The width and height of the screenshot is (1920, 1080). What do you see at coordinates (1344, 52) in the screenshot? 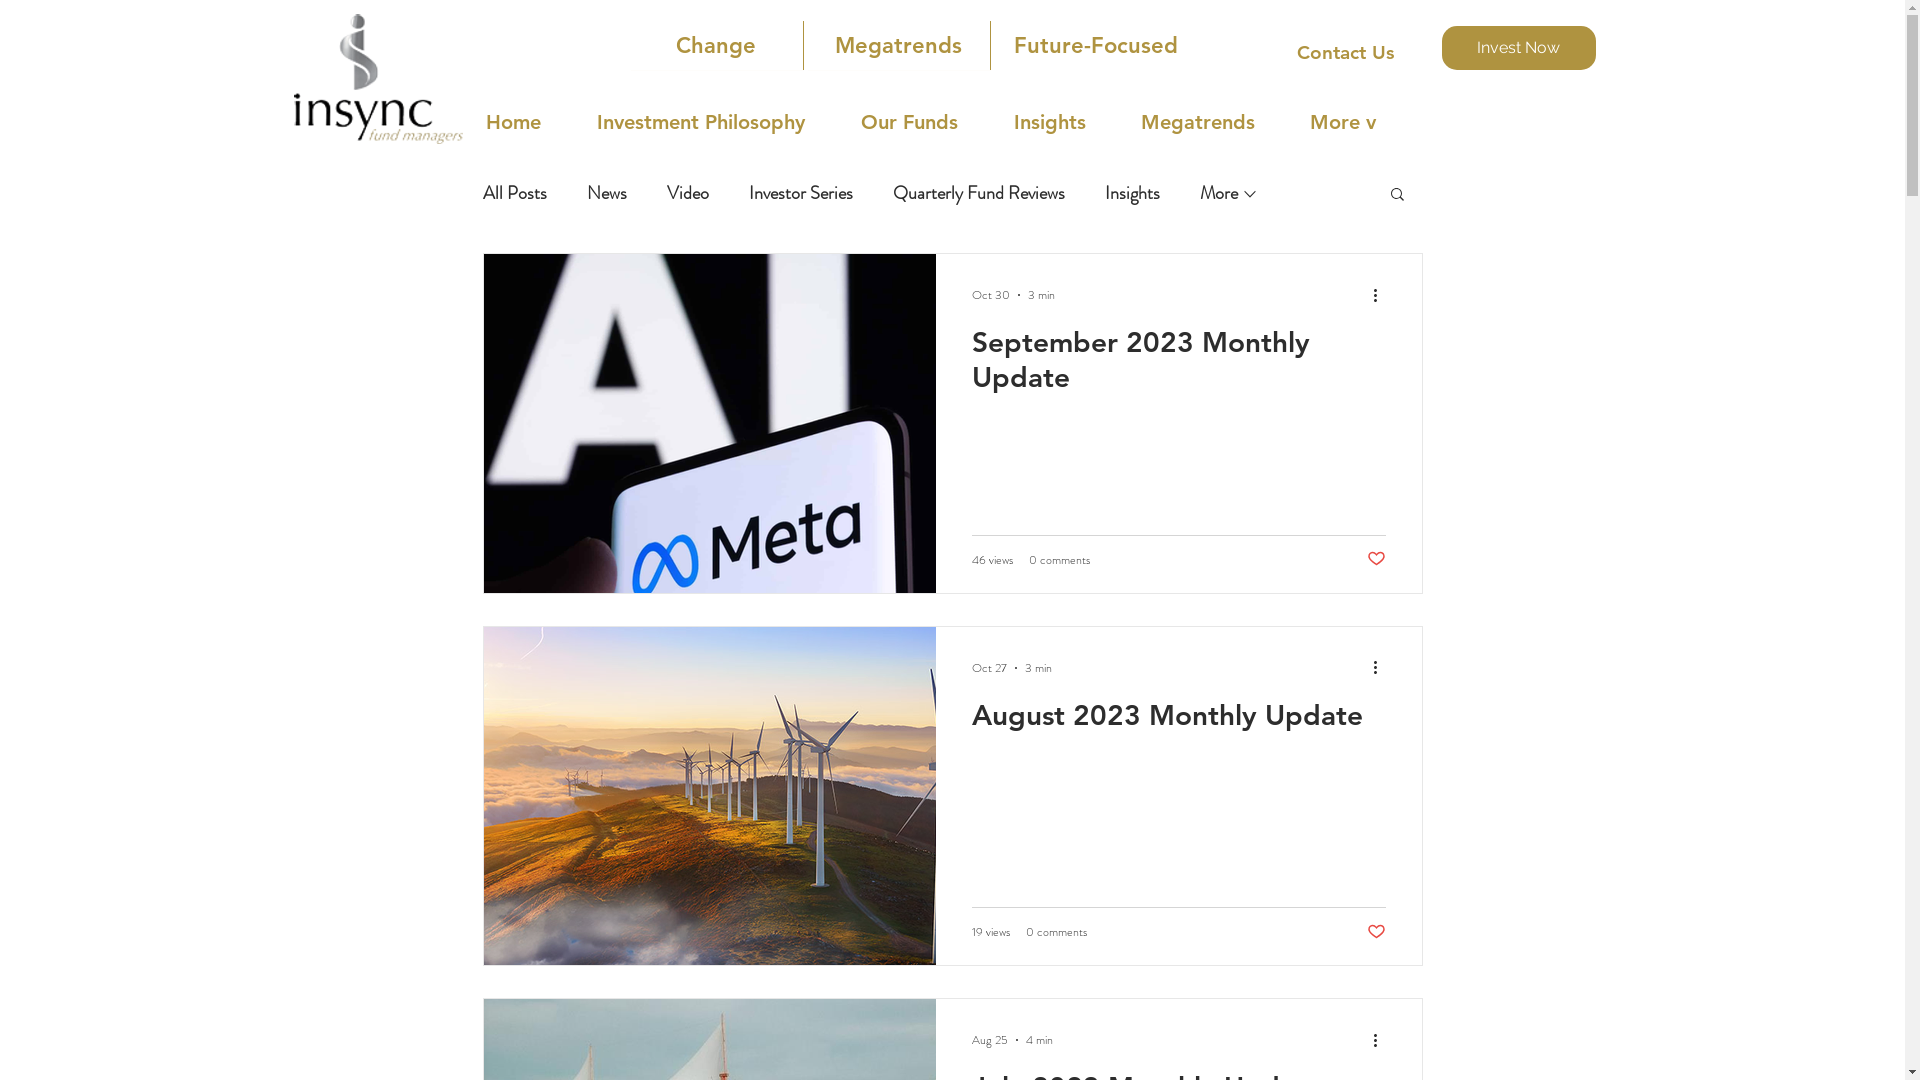
I see `'Contact Us'` at bounding box center [1344, 52].